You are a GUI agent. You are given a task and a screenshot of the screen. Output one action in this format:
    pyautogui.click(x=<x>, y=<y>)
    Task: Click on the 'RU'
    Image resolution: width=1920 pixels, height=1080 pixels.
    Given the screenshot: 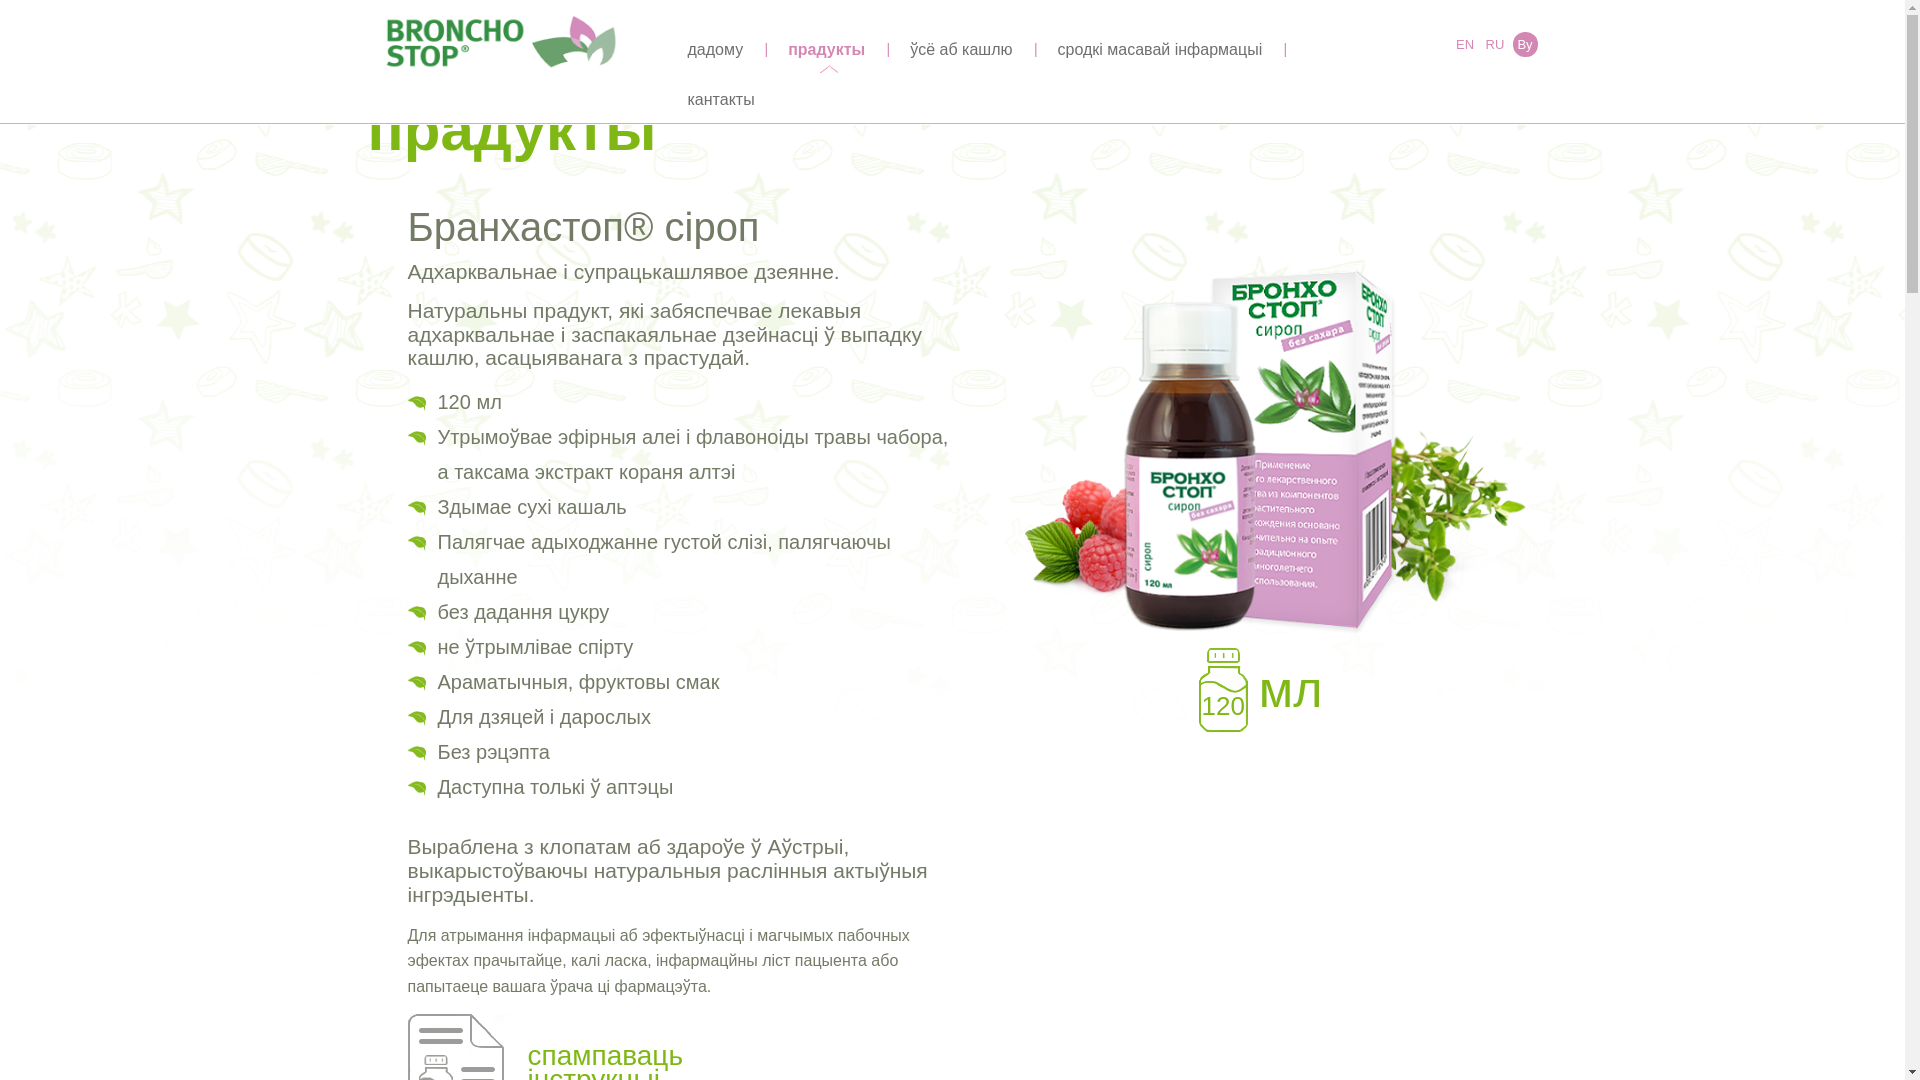 What is the action you would take?
    pyautogui.click(x=1494, y=44)
    